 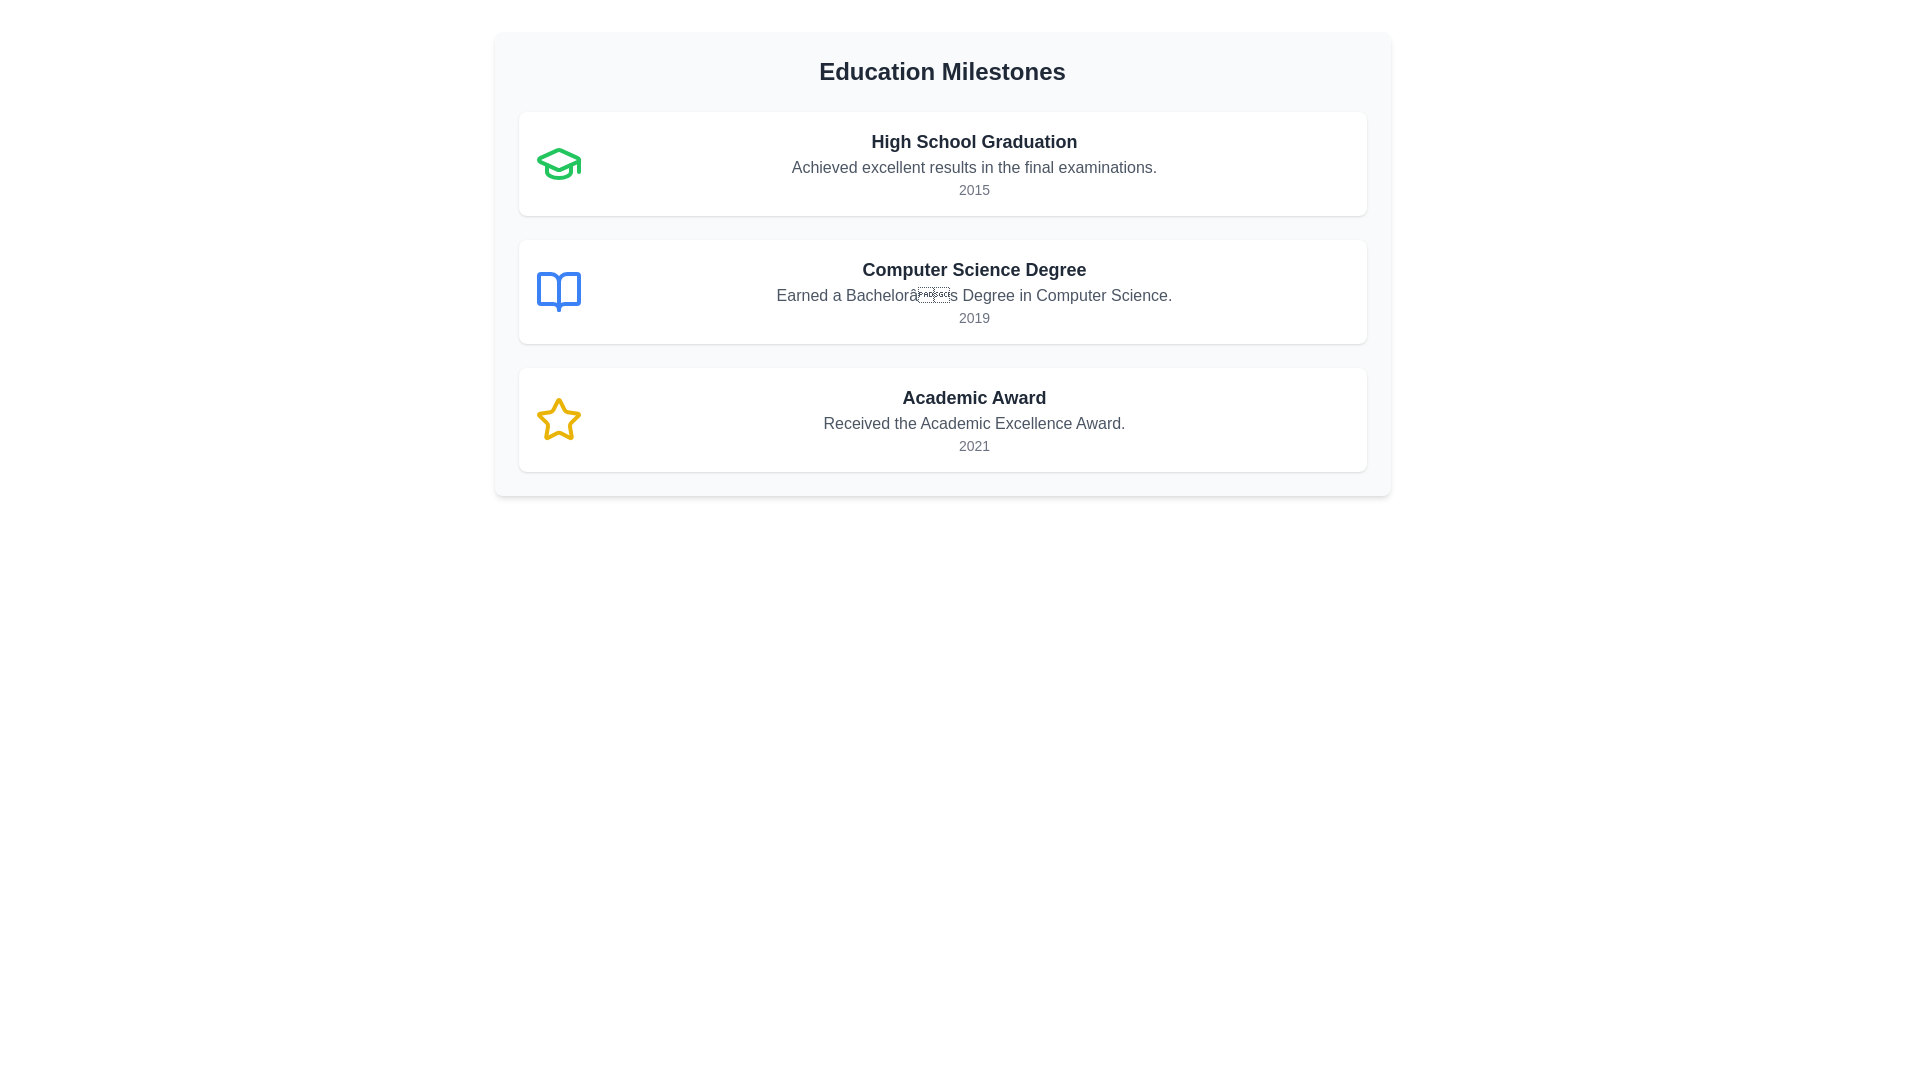 I want to click on the green graduation cap icon located at the top-left part of the 'High School Graduation' card, so click(x=558, y=163).